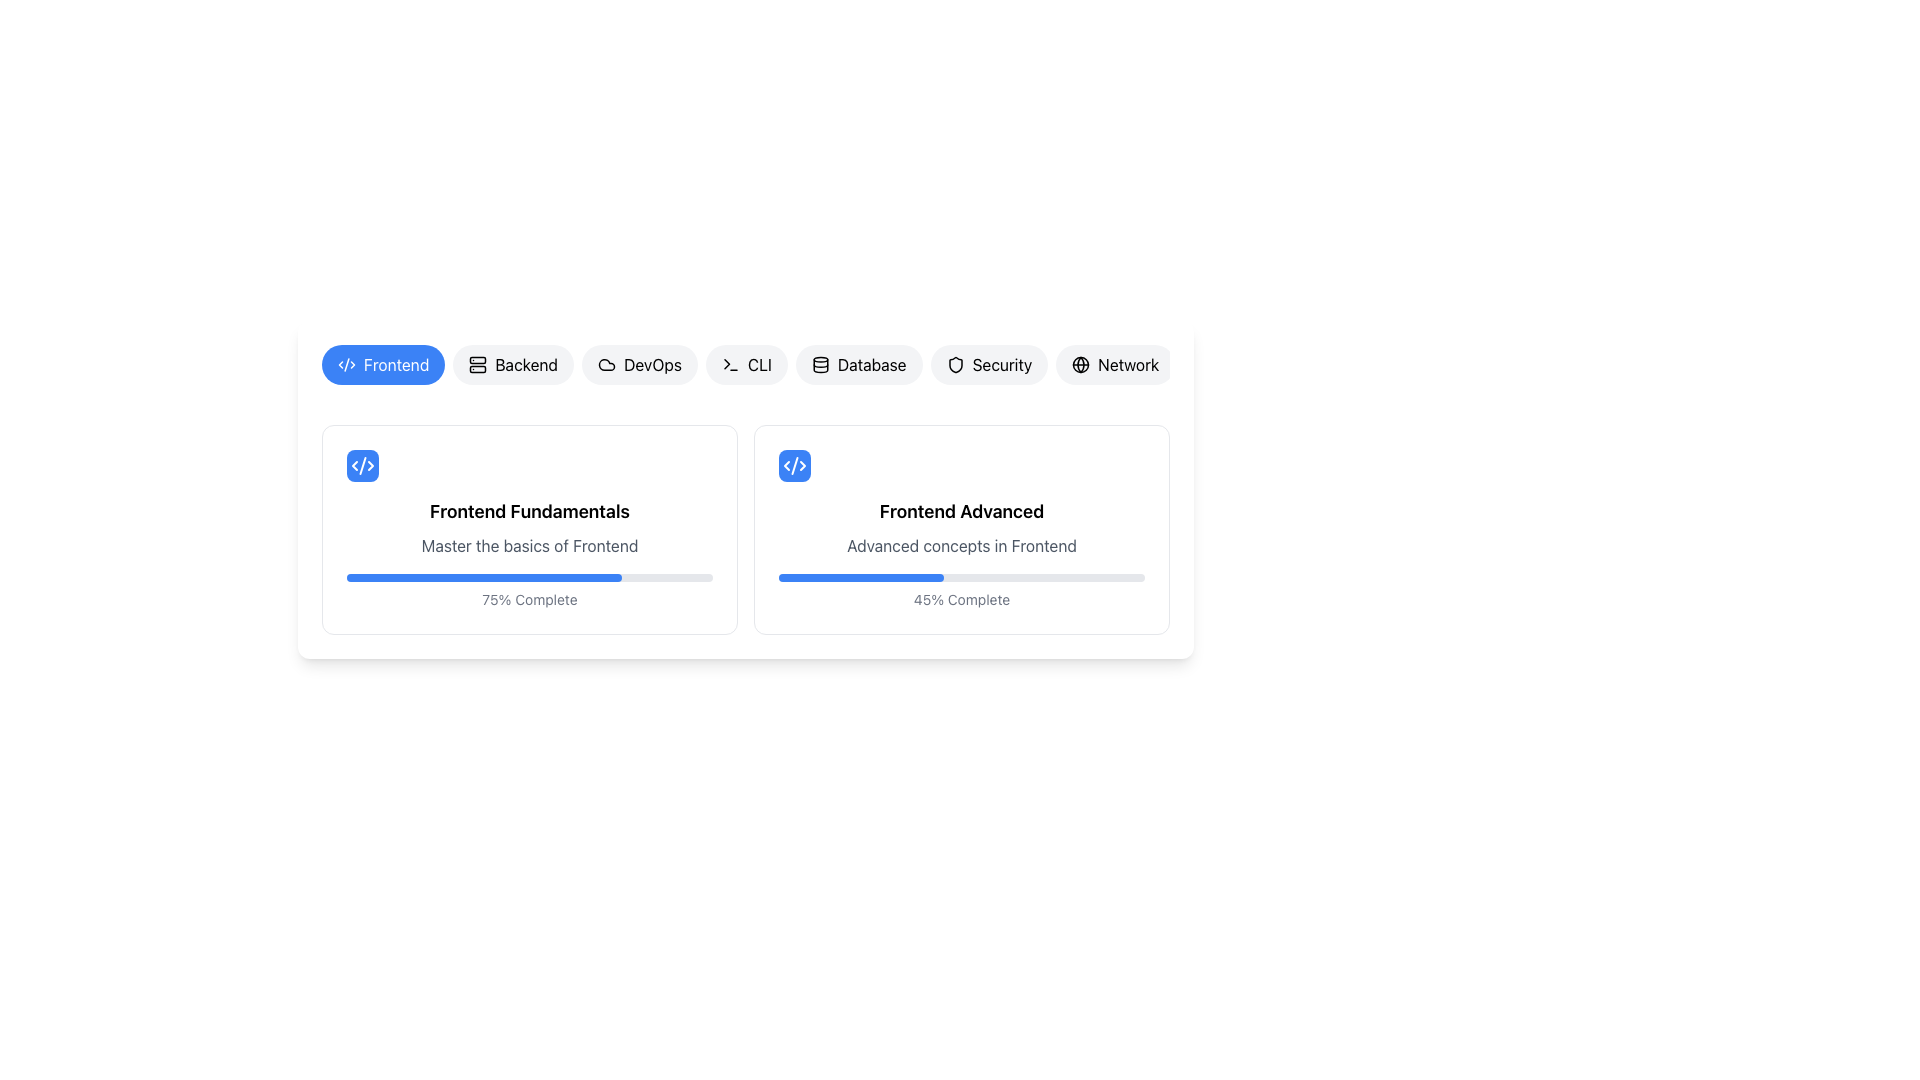 Image resolution: width=1920 pixels, height=1080 pixels. Describe the element at coordinates (954, 365) in the screenshot. I see `the 'Security' button by moving the cursor to the center of the shield icon located at the leftmost side of the button` at that location.